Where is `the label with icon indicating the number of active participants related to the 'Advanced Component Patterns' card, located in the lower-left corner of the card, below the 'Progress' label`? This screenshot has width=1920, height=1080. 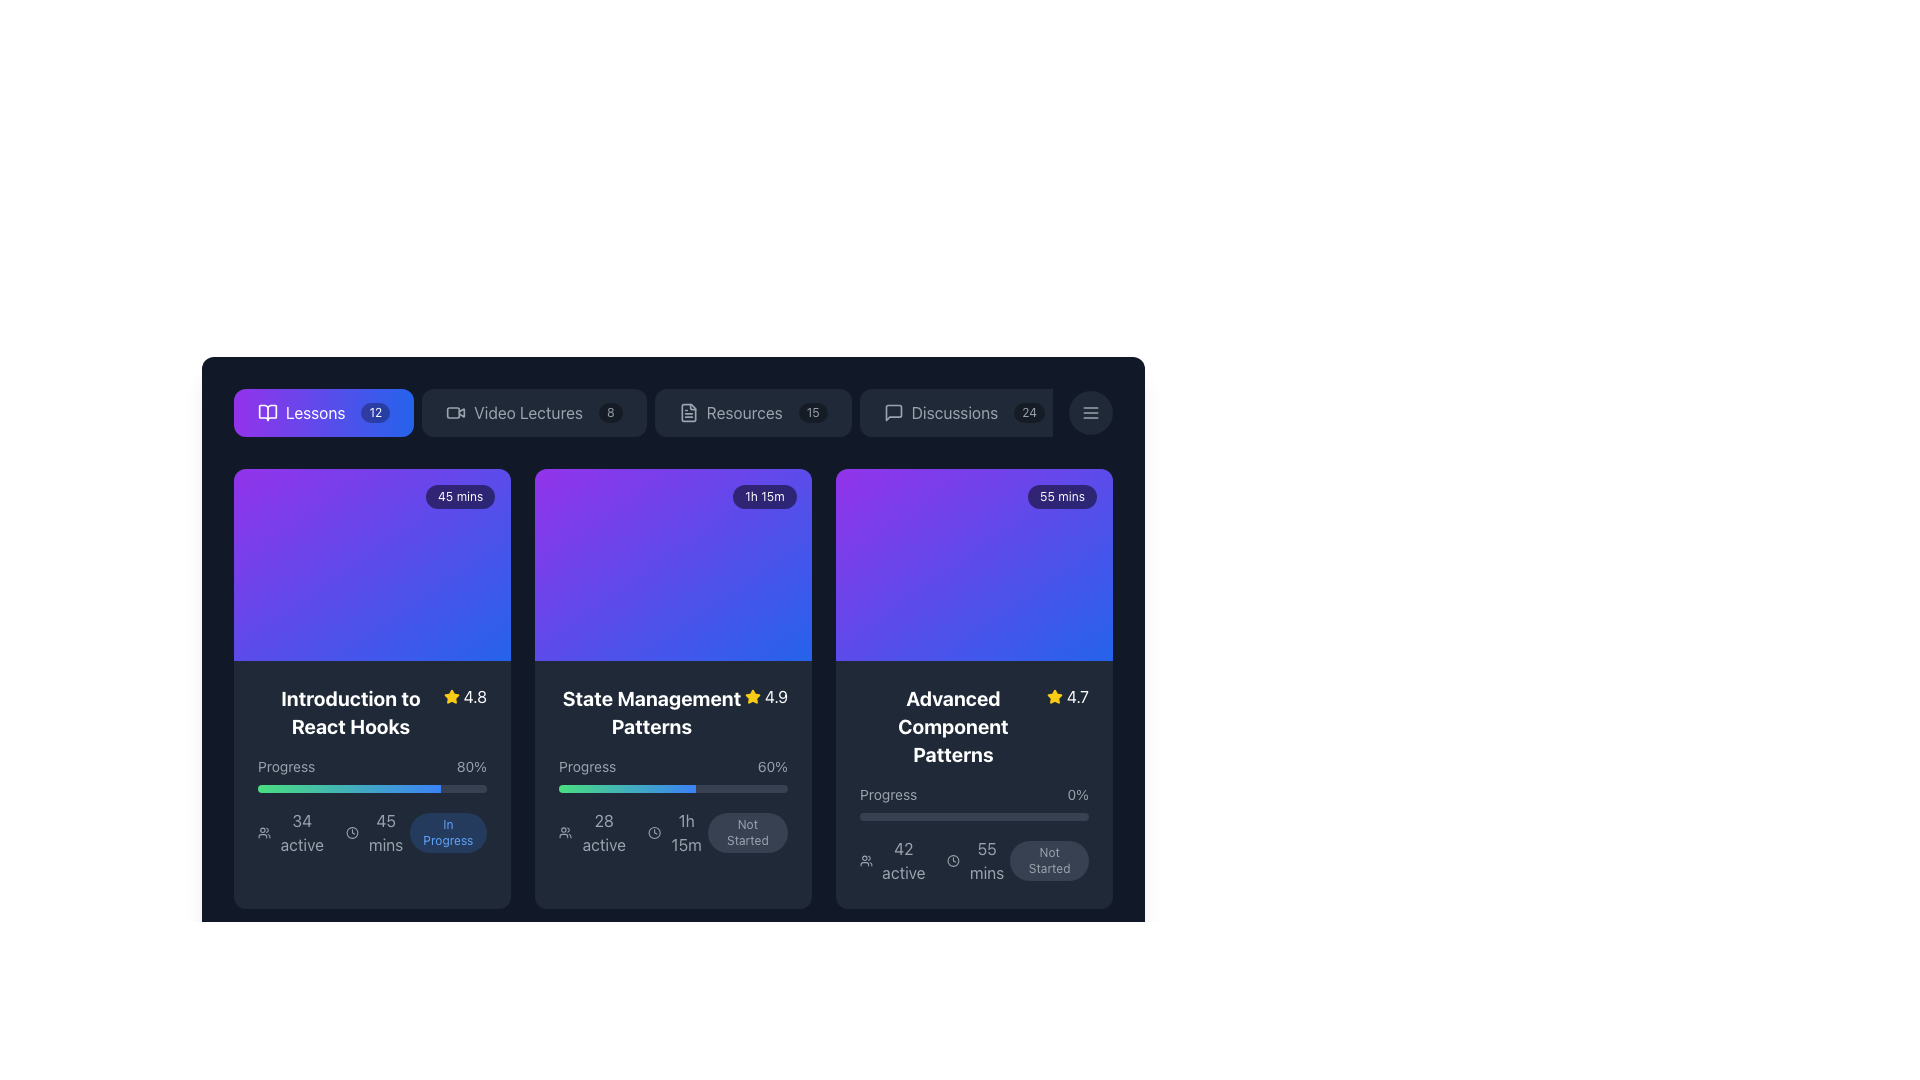
the label with icon indicating the number of active participants related to the 'Advanced Component Patterns' card, located in the lower-left corner of the card, below the 'Progress' label is located at coordinates (894, 859).